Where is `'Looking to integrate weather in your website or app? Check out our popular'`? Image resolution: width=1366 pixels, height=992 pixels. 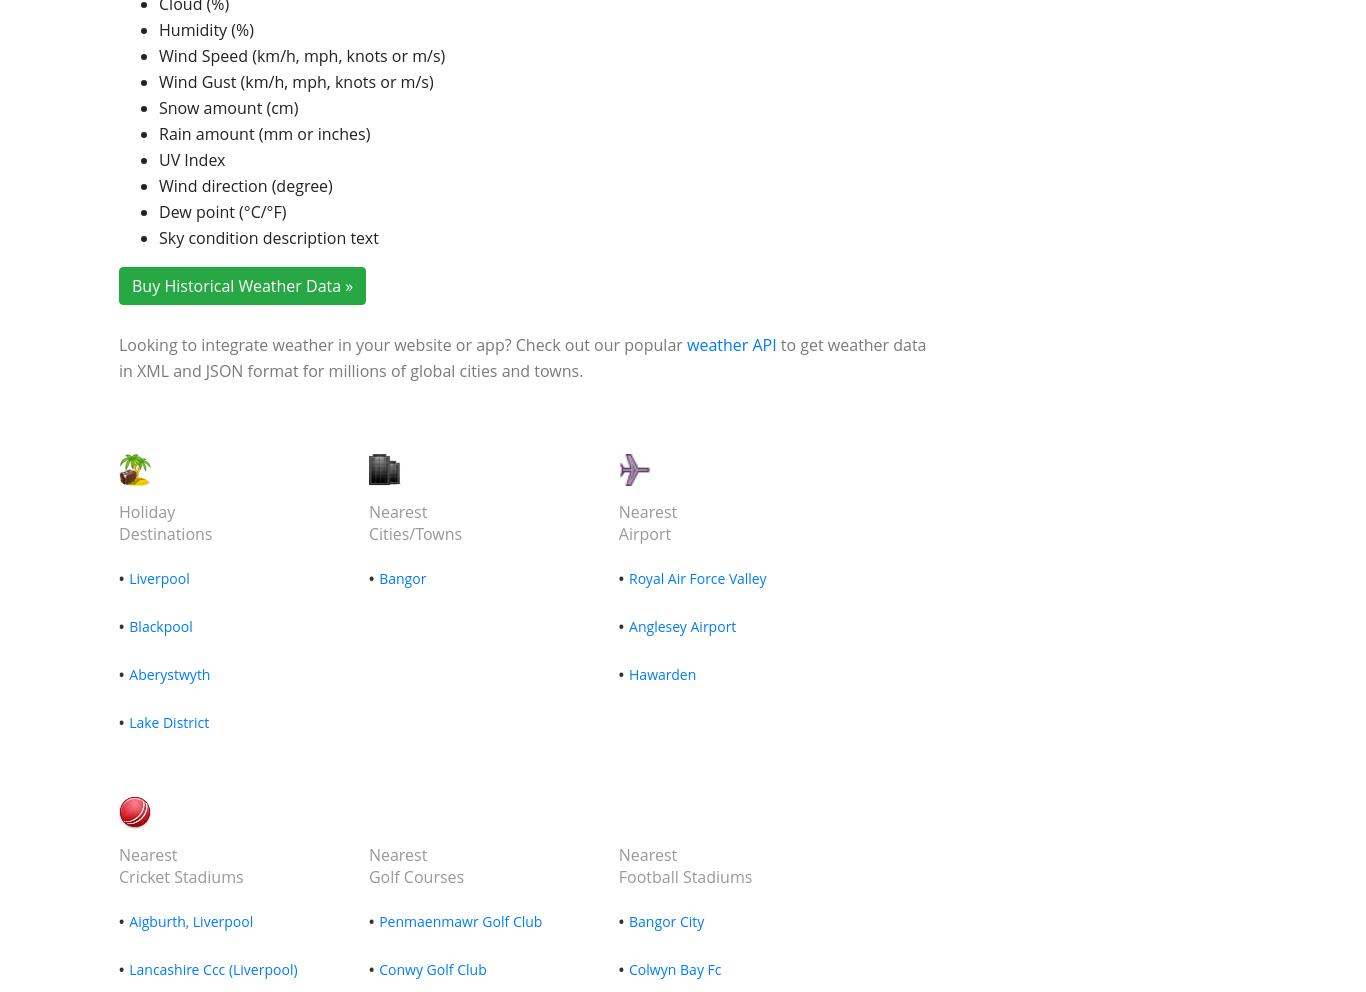 'Looking to integrate weather in your website or app? Check out our popular' is located at coordinates (401, 344).